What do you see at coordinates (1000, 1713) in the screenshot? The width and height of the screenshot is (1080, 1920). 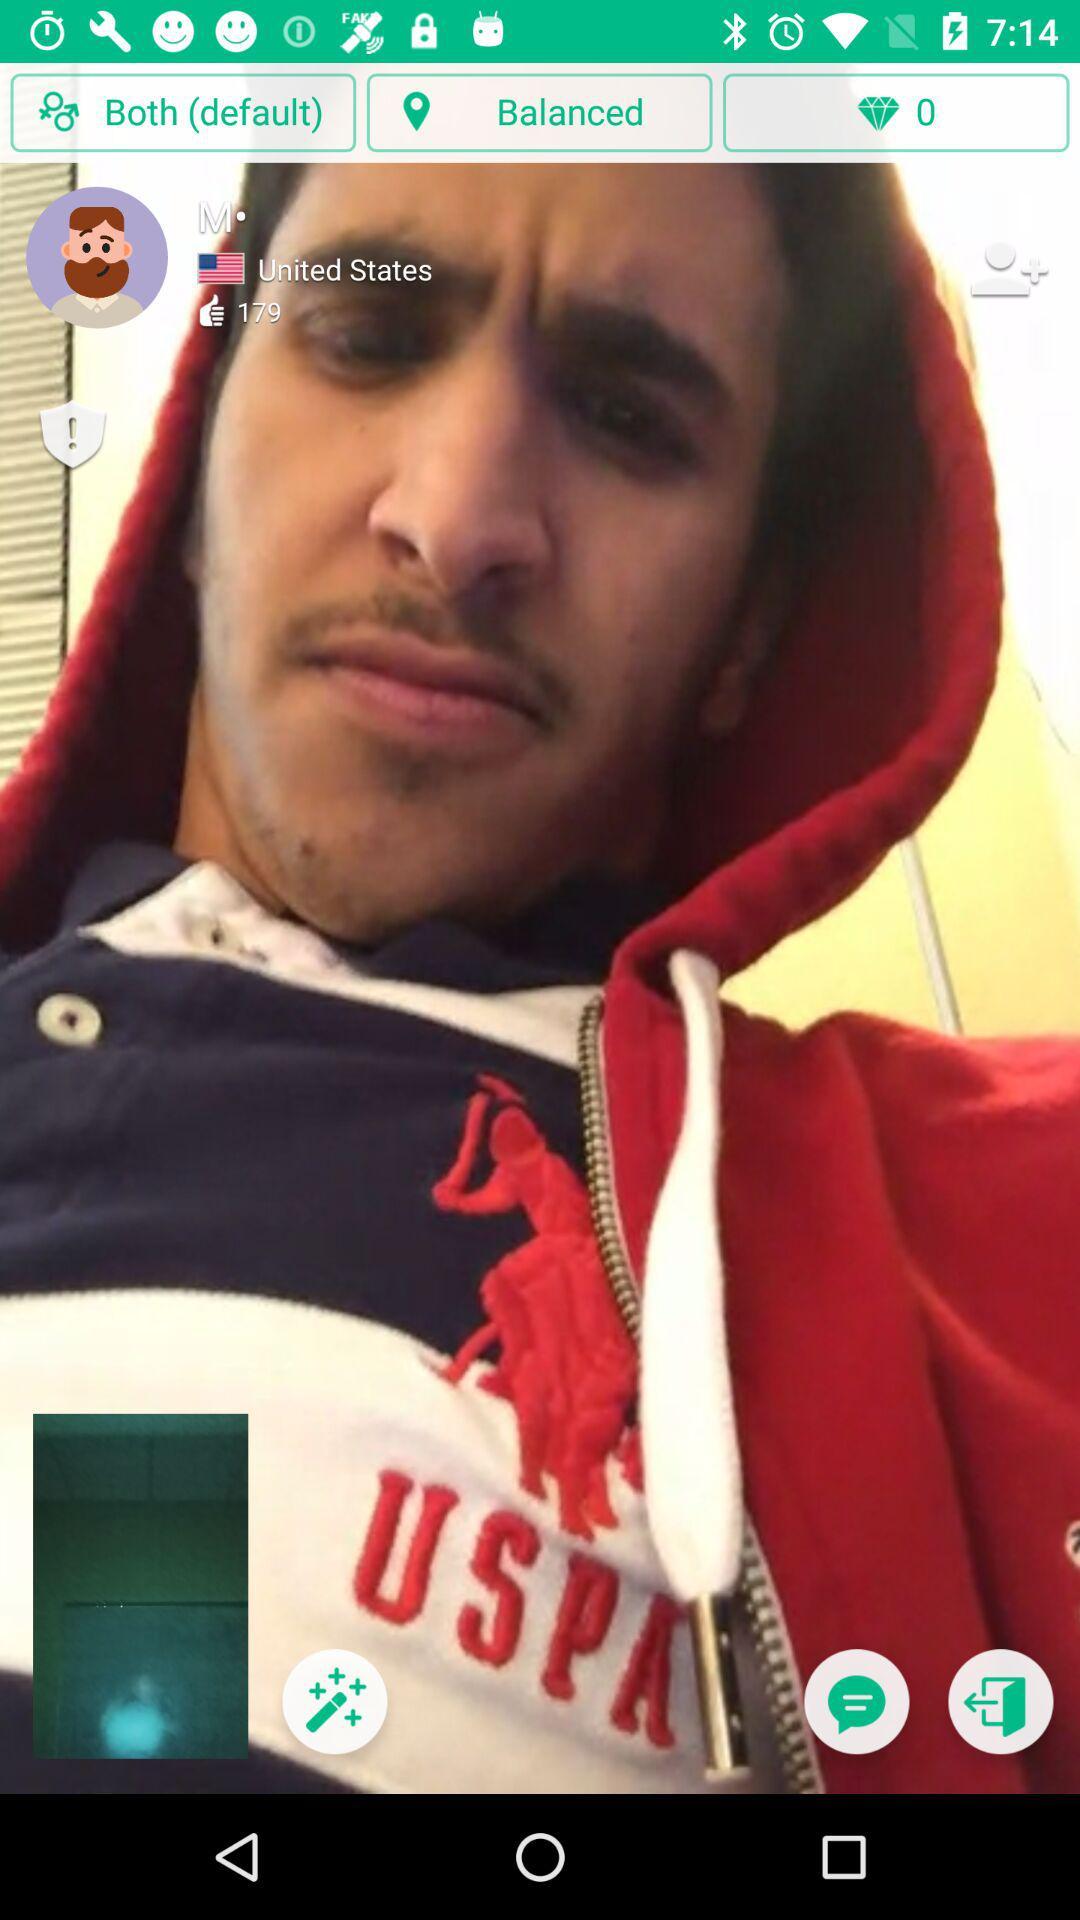 I see `go back` at bounding box center [1000, 1713].